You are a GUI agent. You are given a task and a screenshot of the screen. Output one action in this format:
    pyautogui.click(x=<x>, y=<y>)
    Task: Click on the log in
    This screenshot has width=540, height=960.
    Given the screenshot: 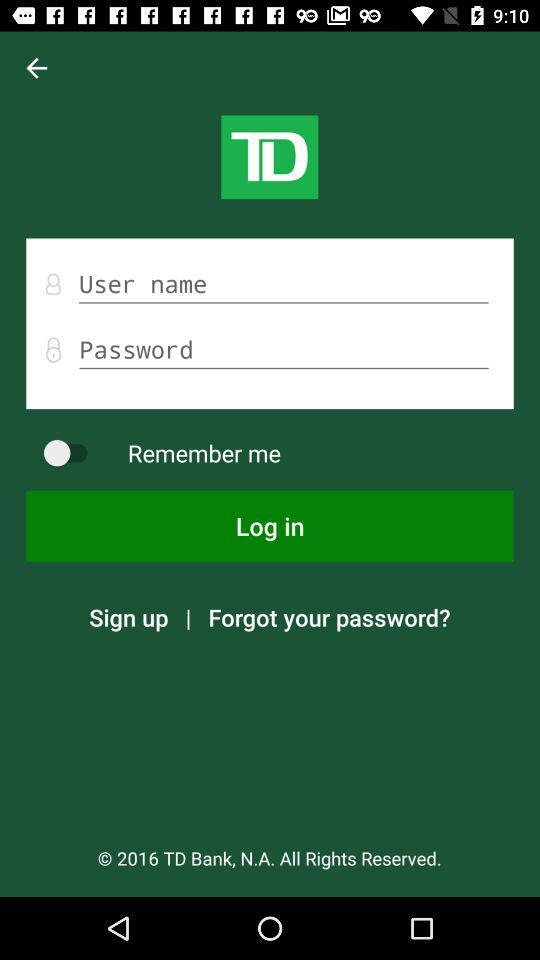 What is the action you would take?
    pyautogui.click(x=270, y=525)
    